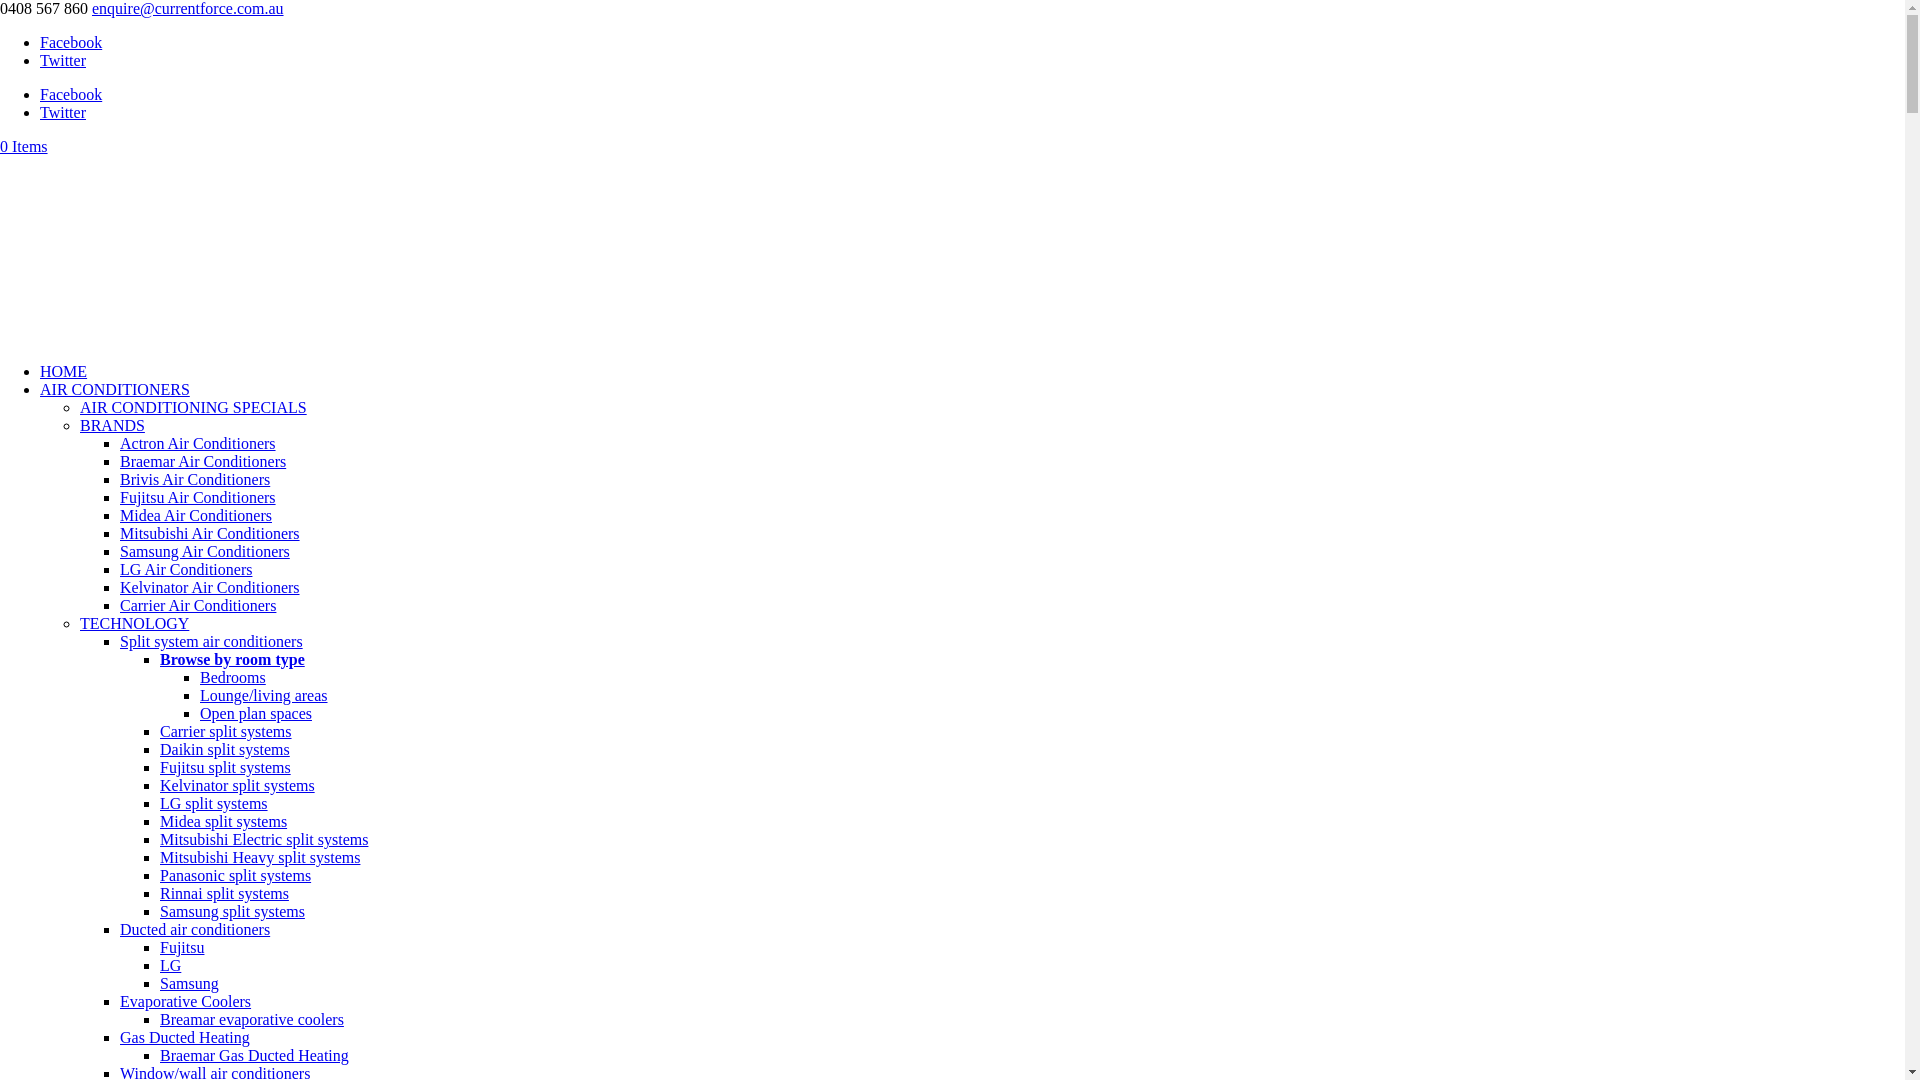 Image resolution: width=1920 pixels, height=1080 pixels. I want to click on 'enquire@currentforce.com.au', so click(187, 8).